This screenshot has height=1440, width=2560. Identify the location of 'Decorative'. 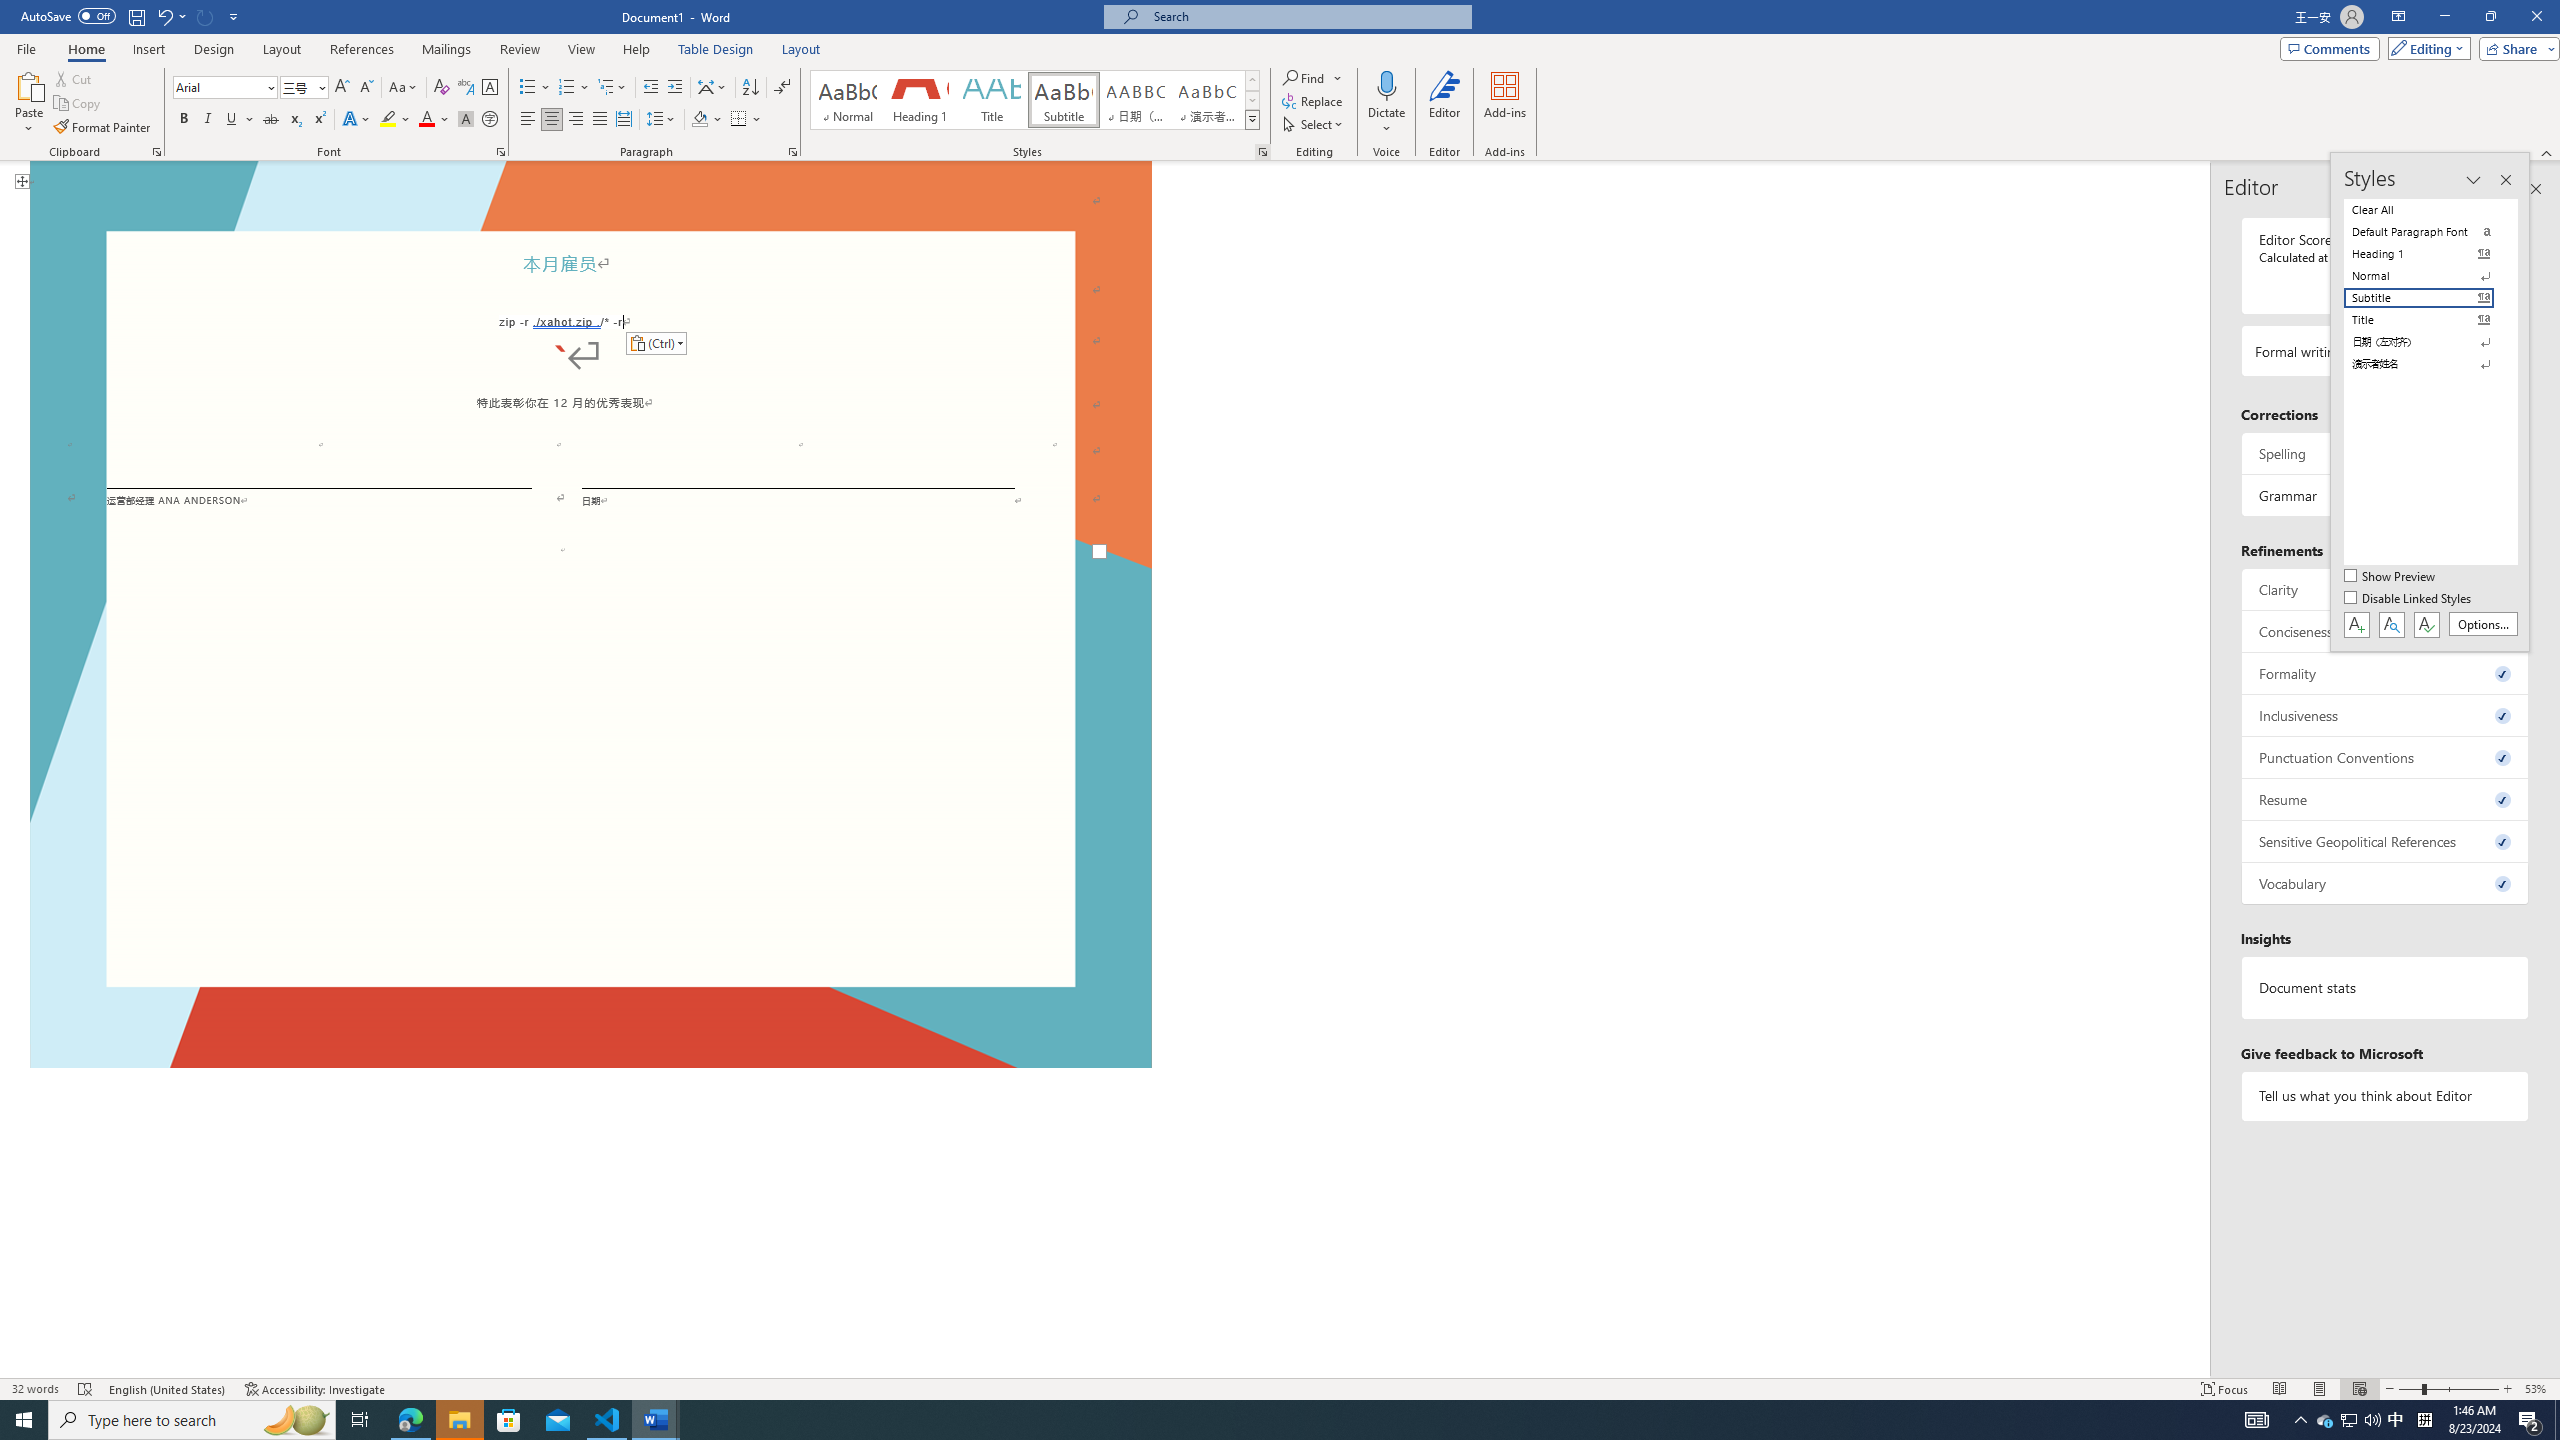
(591, 608).